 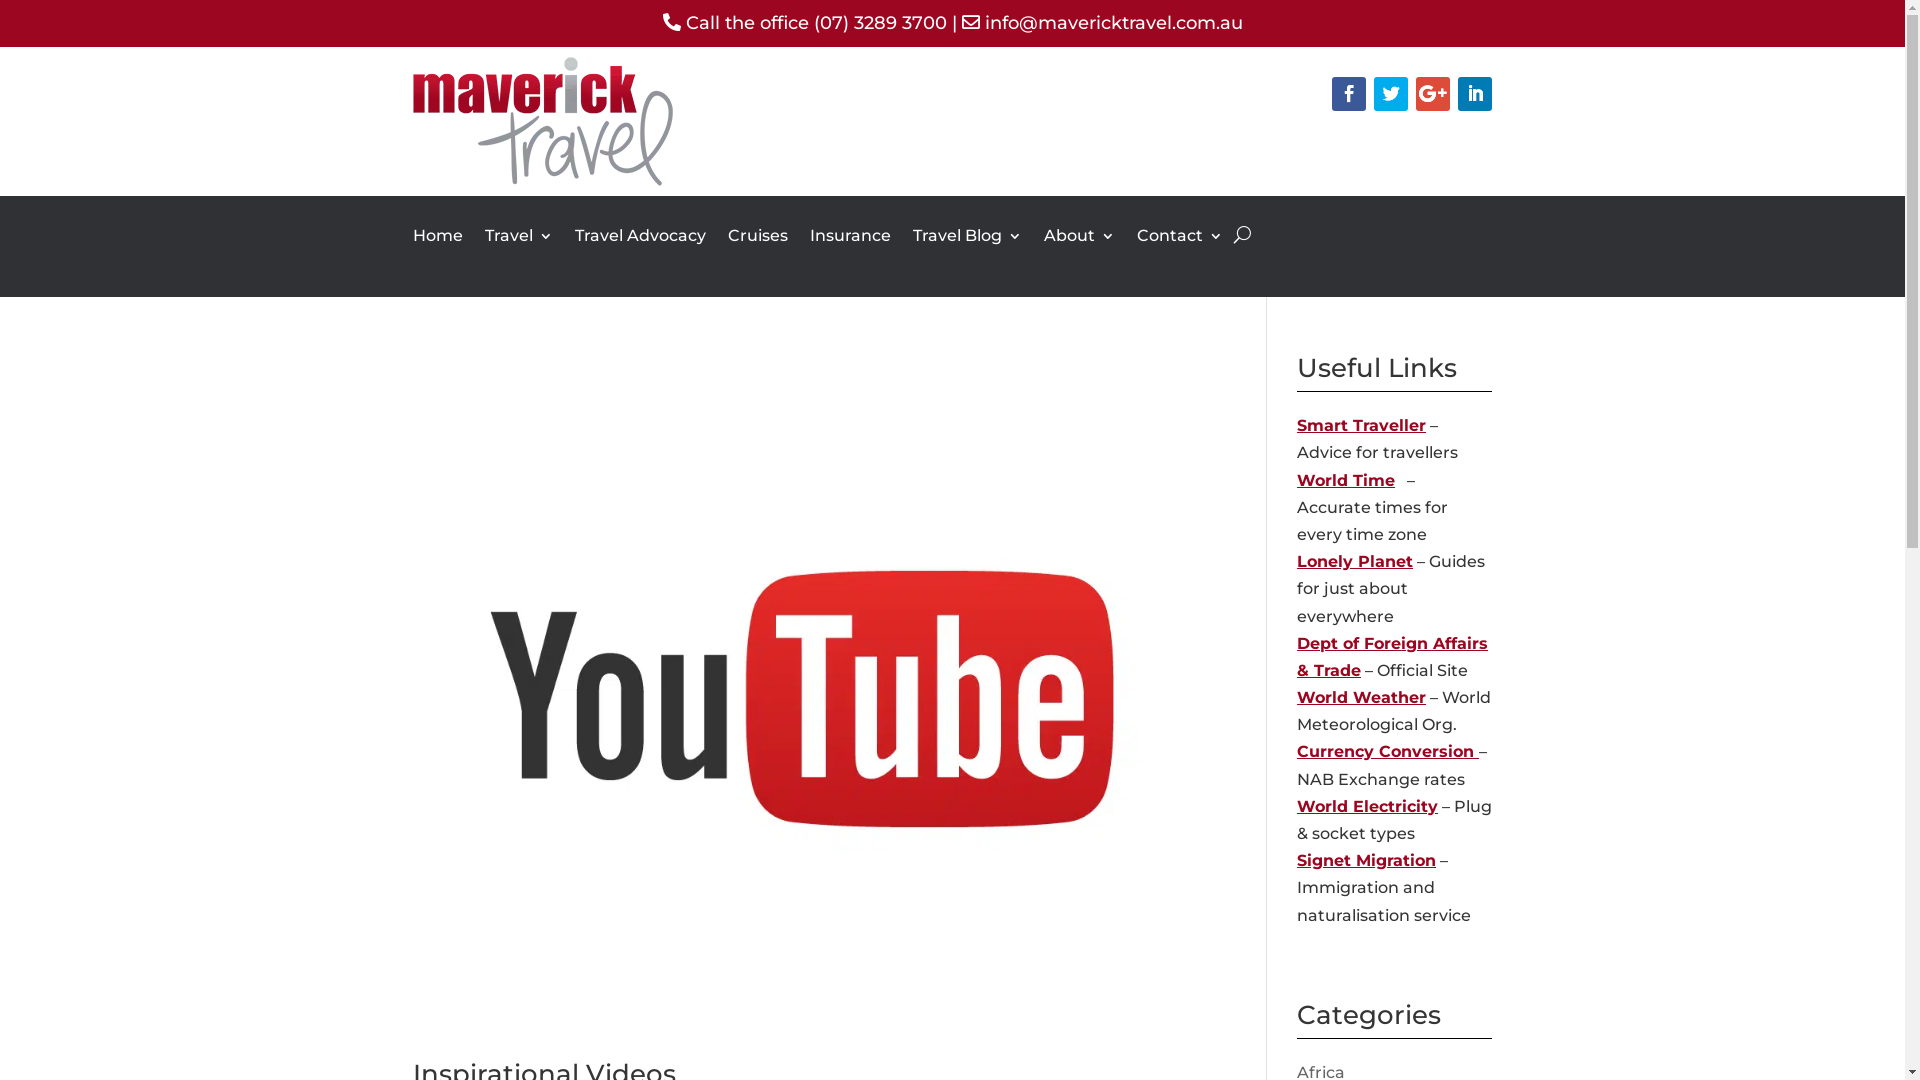 I want to click on 'Cruises', so click(x=757, y=249).